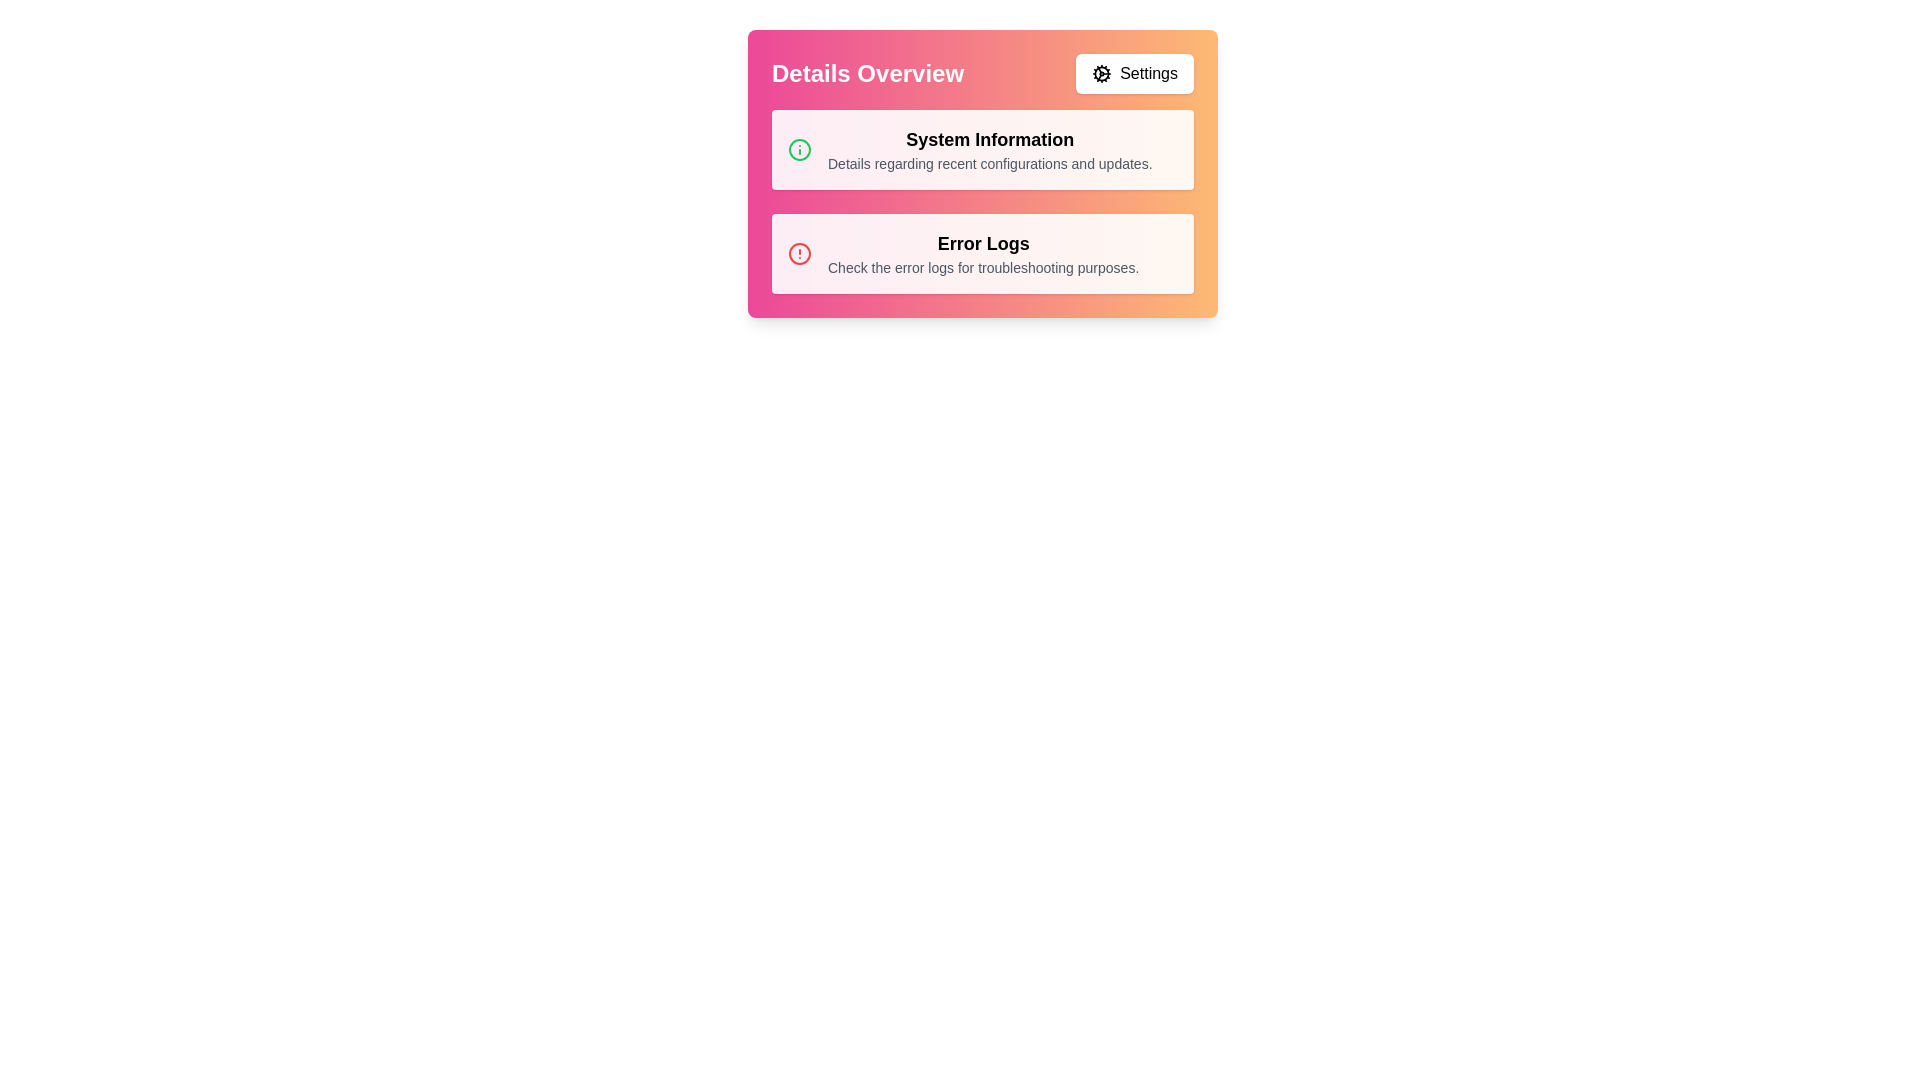 This screenshot has width=1920, height=1080. Describe the element at coordinates (1101, 72) in the screenshot. I see `the settings icon located to the left of the word 'Settings' in the top-right section of the 'Details Overview' panel` at that location.